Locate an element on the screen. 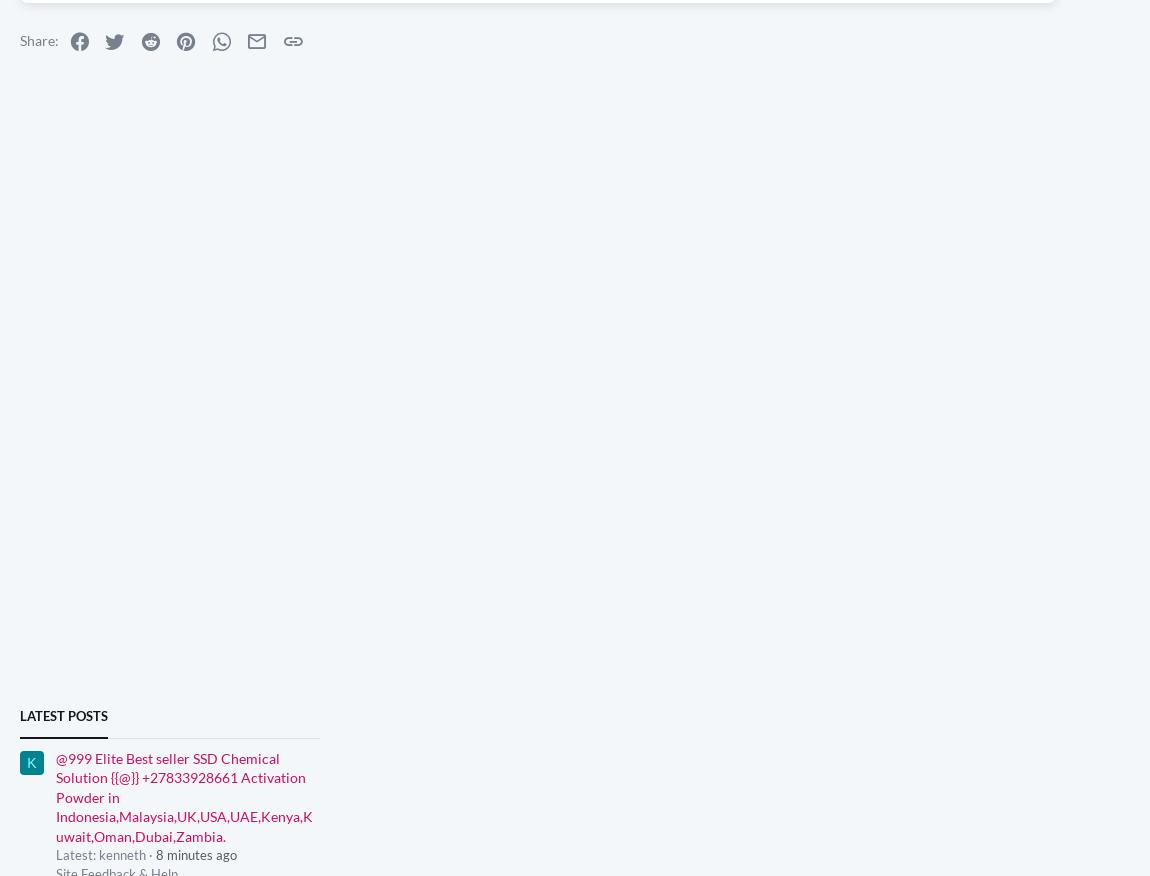 The image size is (1150, 876). 'Nov 11, 2020' is located at coordinates (305, 18).